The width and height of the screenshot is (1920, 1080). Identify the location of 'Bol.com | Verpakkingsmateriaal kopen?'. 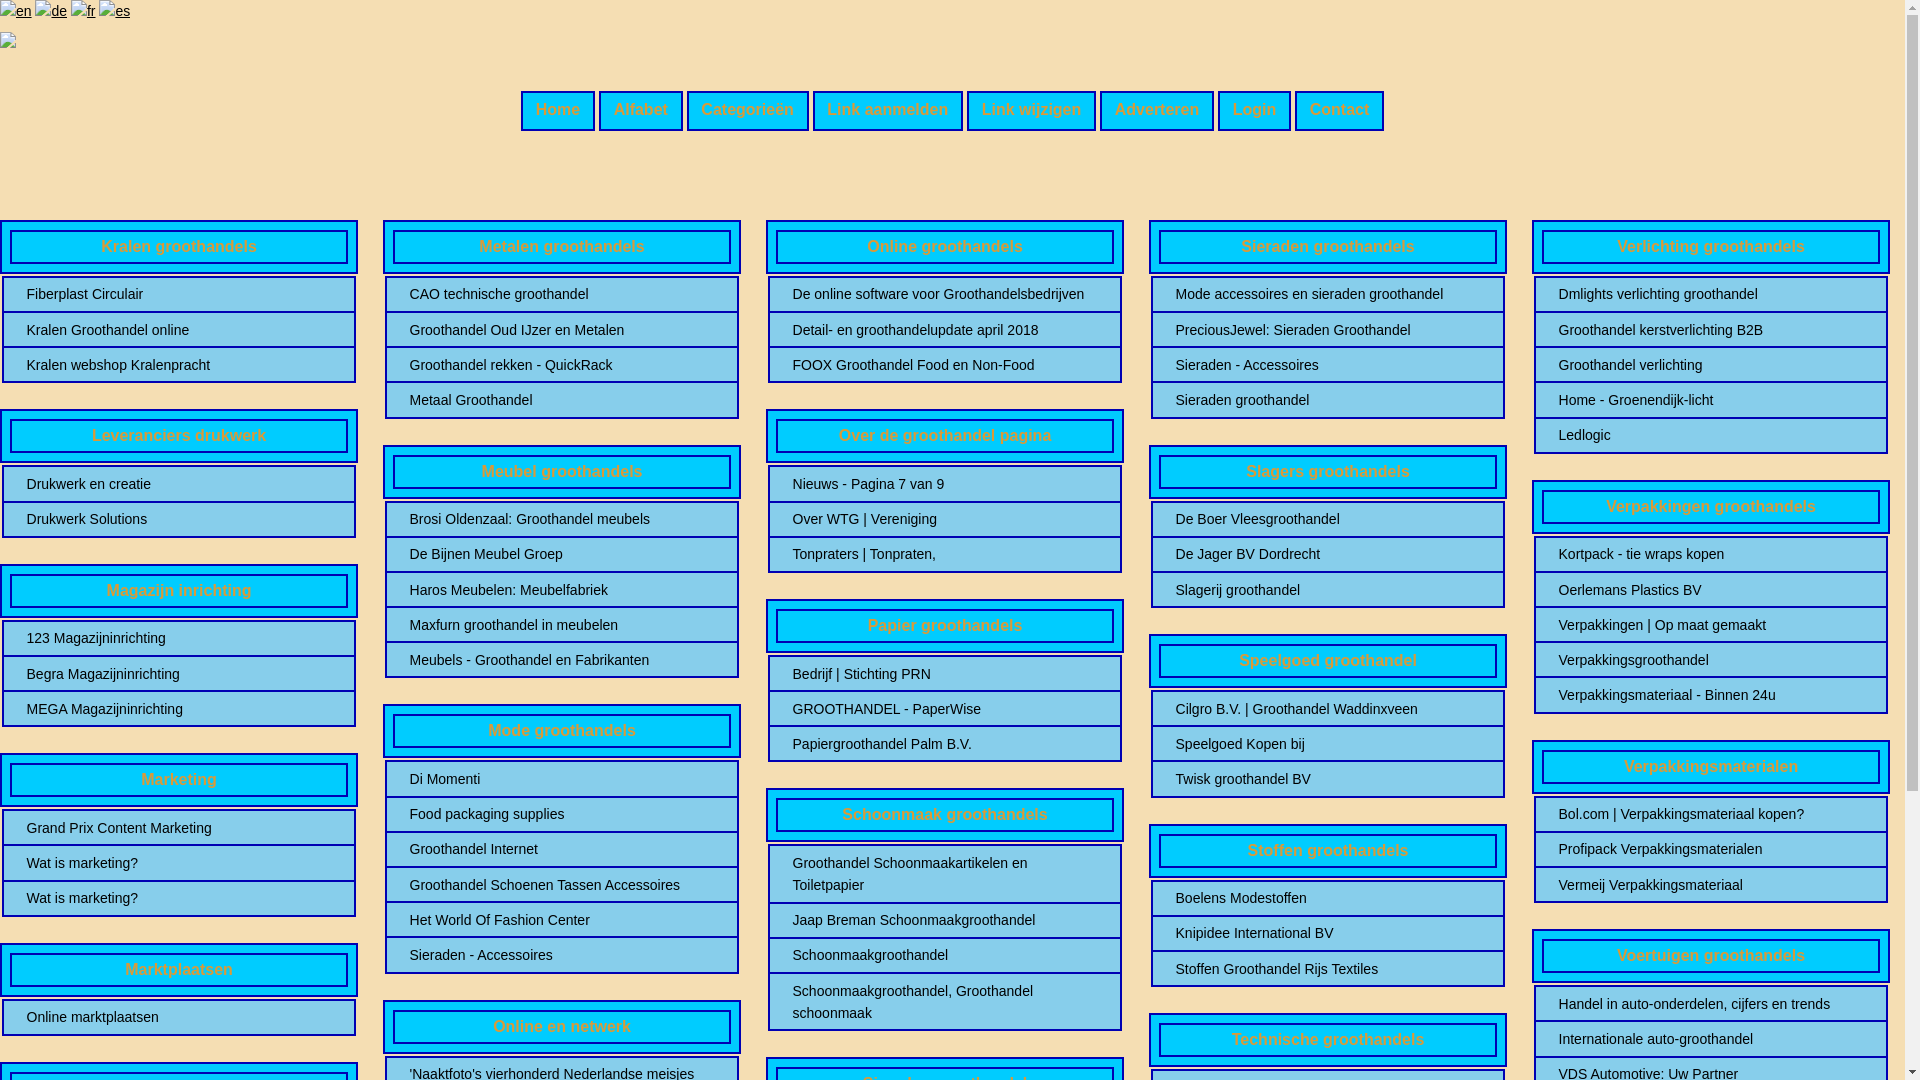
(1710, 813).